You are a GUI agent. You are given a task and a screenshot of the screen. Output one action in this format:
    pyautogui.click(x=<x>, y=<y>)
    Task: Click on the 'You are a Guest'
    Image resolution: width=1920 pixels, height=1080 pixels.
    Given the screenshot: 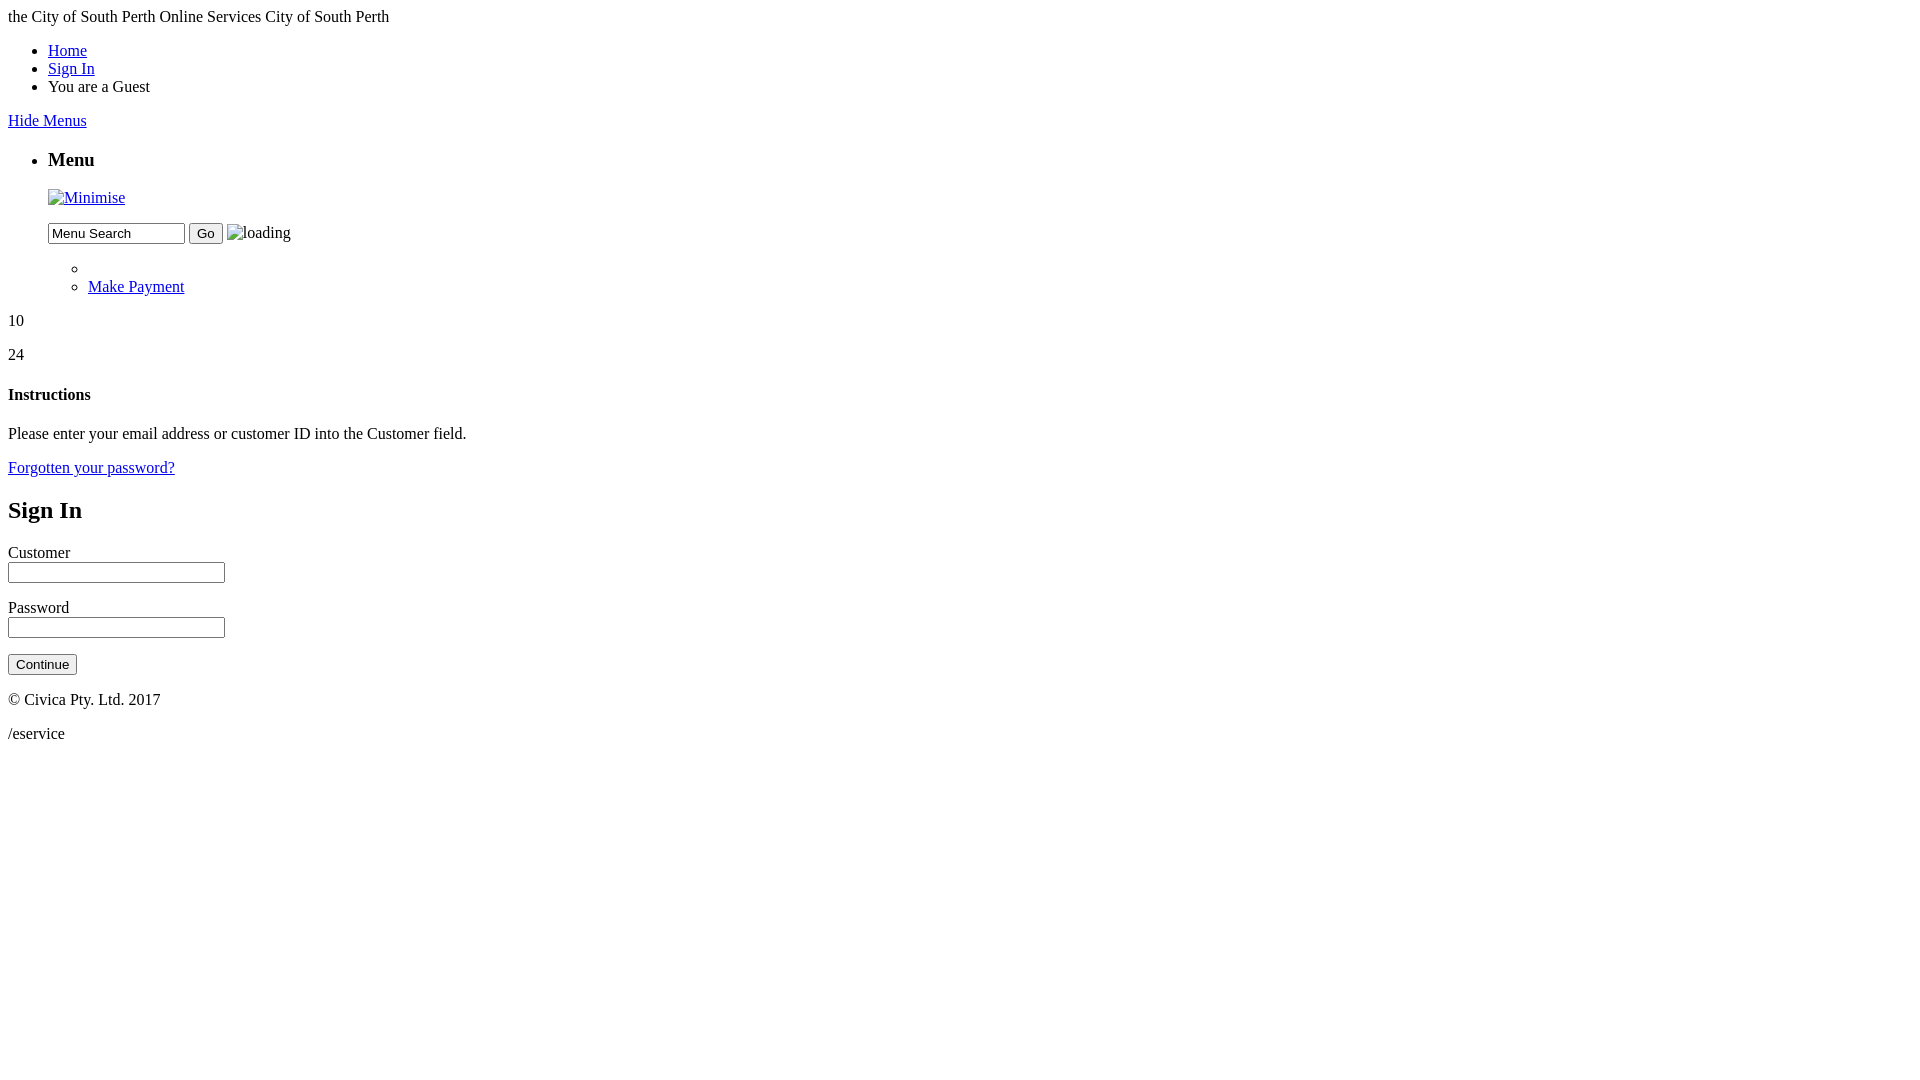 What is the action you would take?
    pyautogui.click(x=48, y=85)
    